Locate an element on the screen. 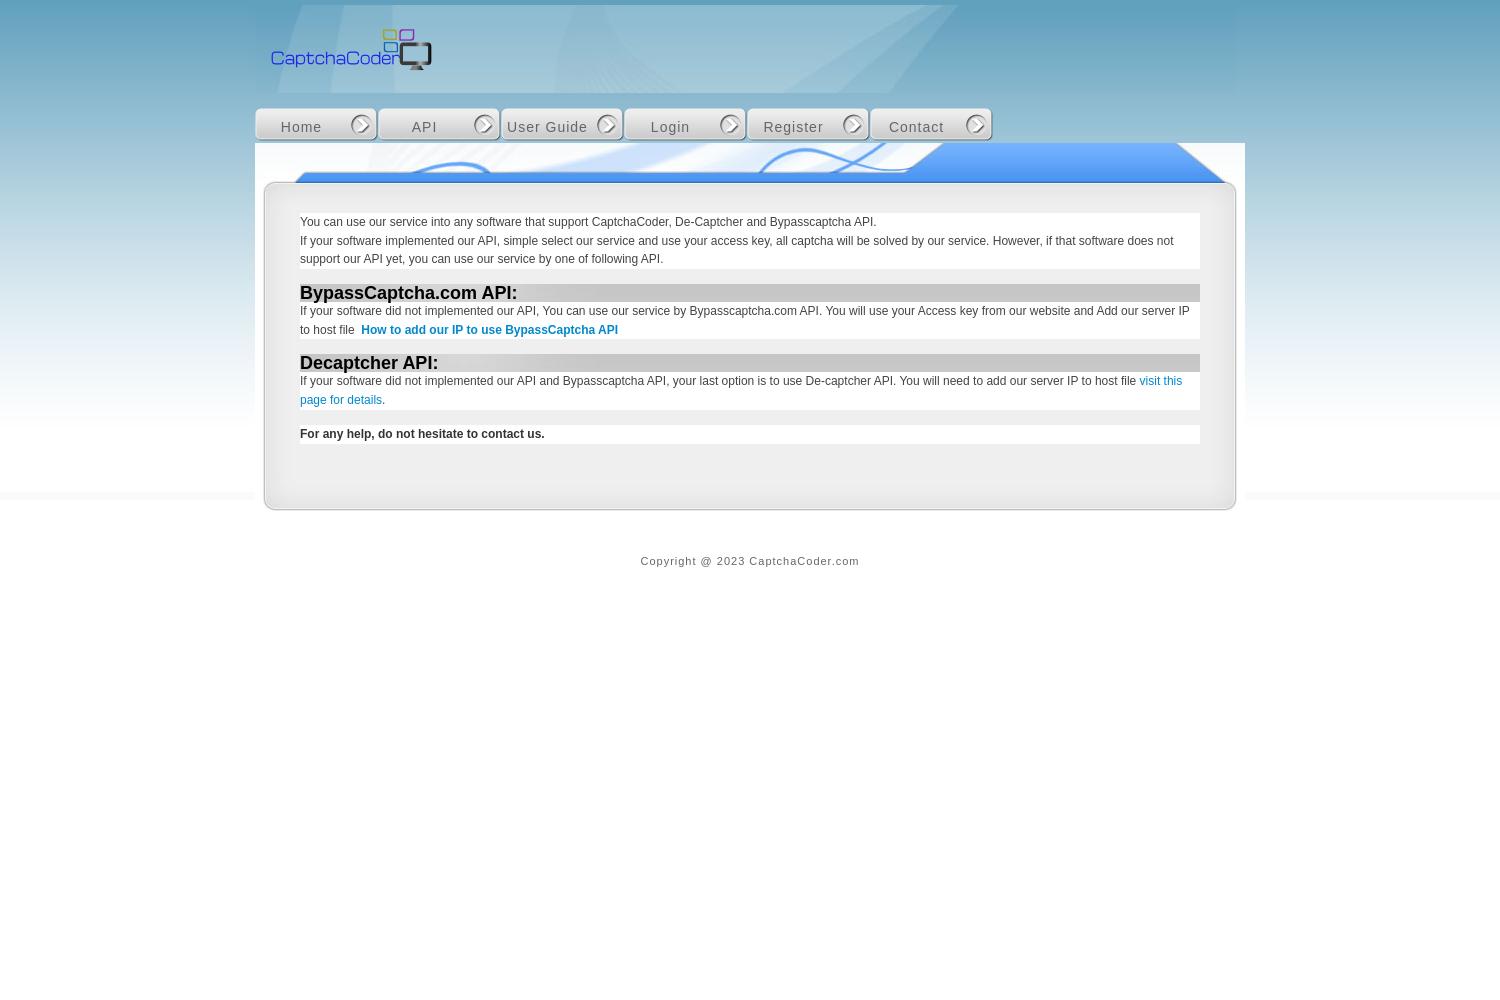  'If your software did not implemented our API, You can use our service by Bypasscaptcha.com API. You will use your Access key from our website and Add our server IP to host file' is located at coordinates (300, 319).